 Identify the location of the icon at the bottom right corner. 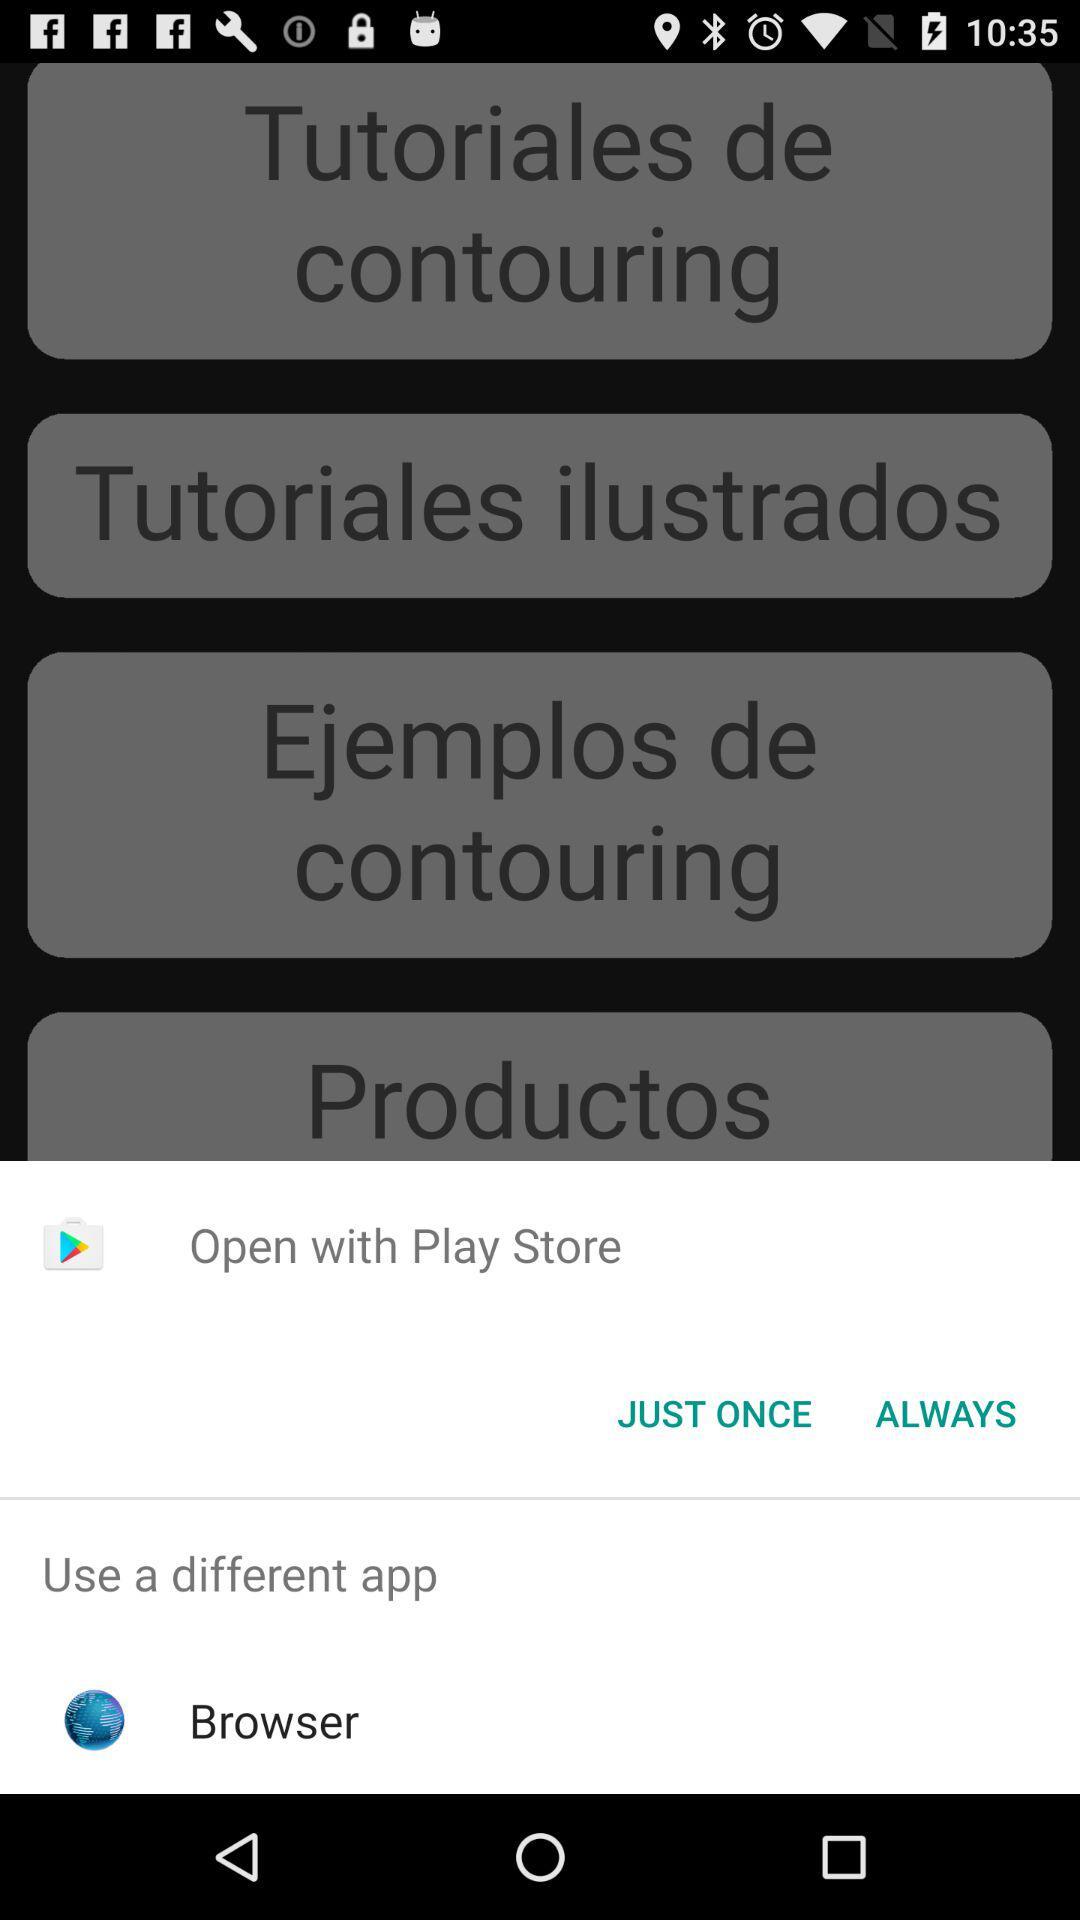
(945, 1411).